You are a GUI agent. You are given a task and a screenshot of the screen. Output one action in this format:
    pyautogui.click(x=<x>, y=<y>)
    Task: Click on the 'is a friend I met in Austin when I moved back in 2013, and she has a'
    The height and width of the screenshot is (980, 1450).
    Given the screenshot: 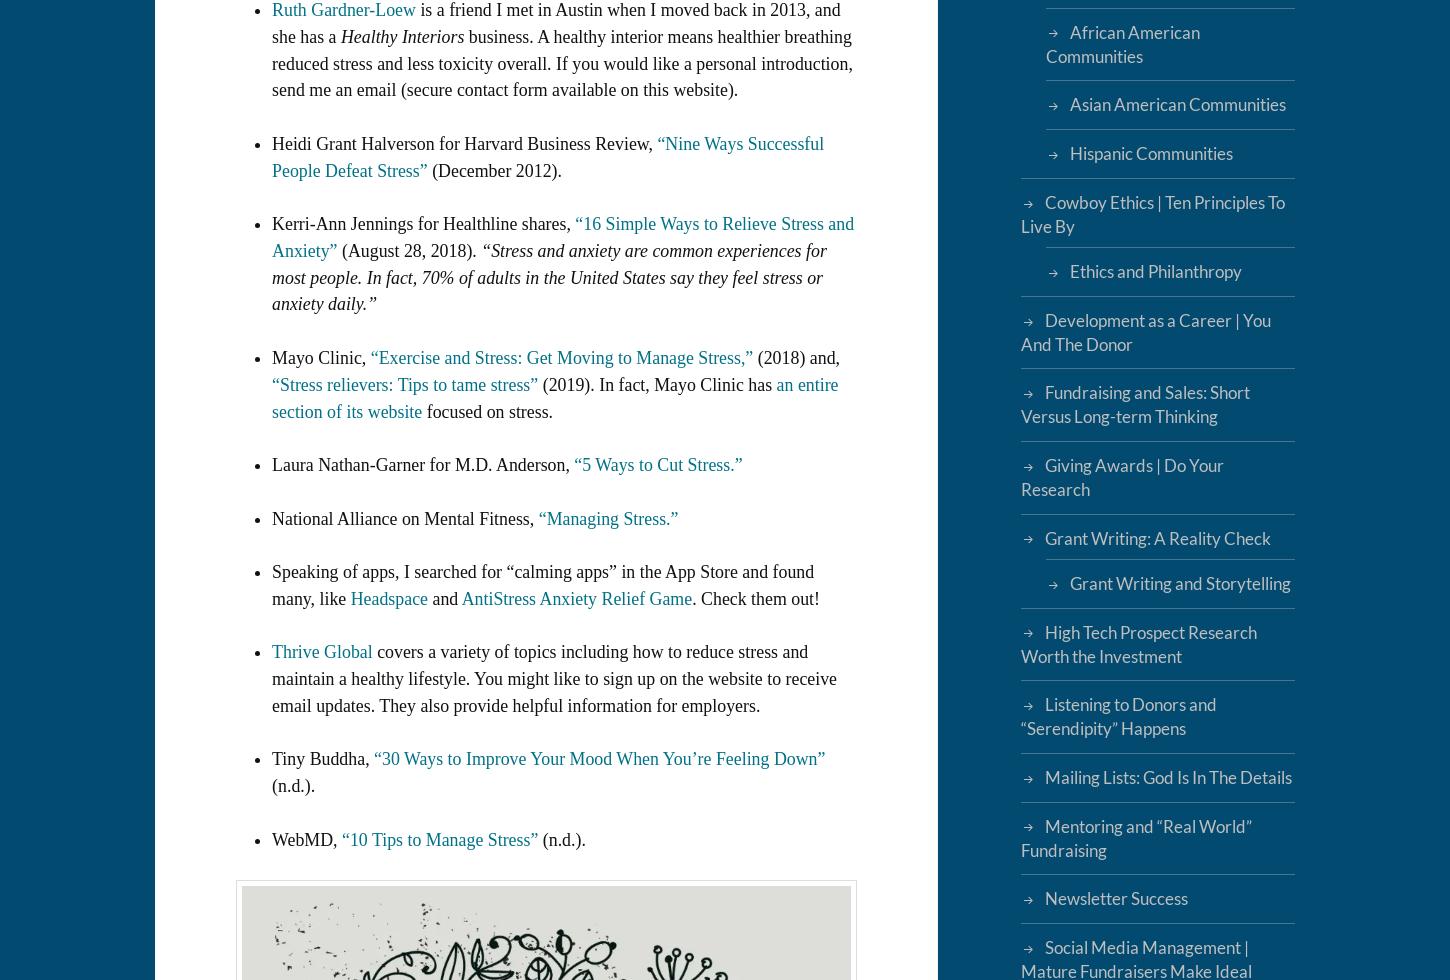 What is the action you would take?
    pyautogui.click(x=272, y=23)
    